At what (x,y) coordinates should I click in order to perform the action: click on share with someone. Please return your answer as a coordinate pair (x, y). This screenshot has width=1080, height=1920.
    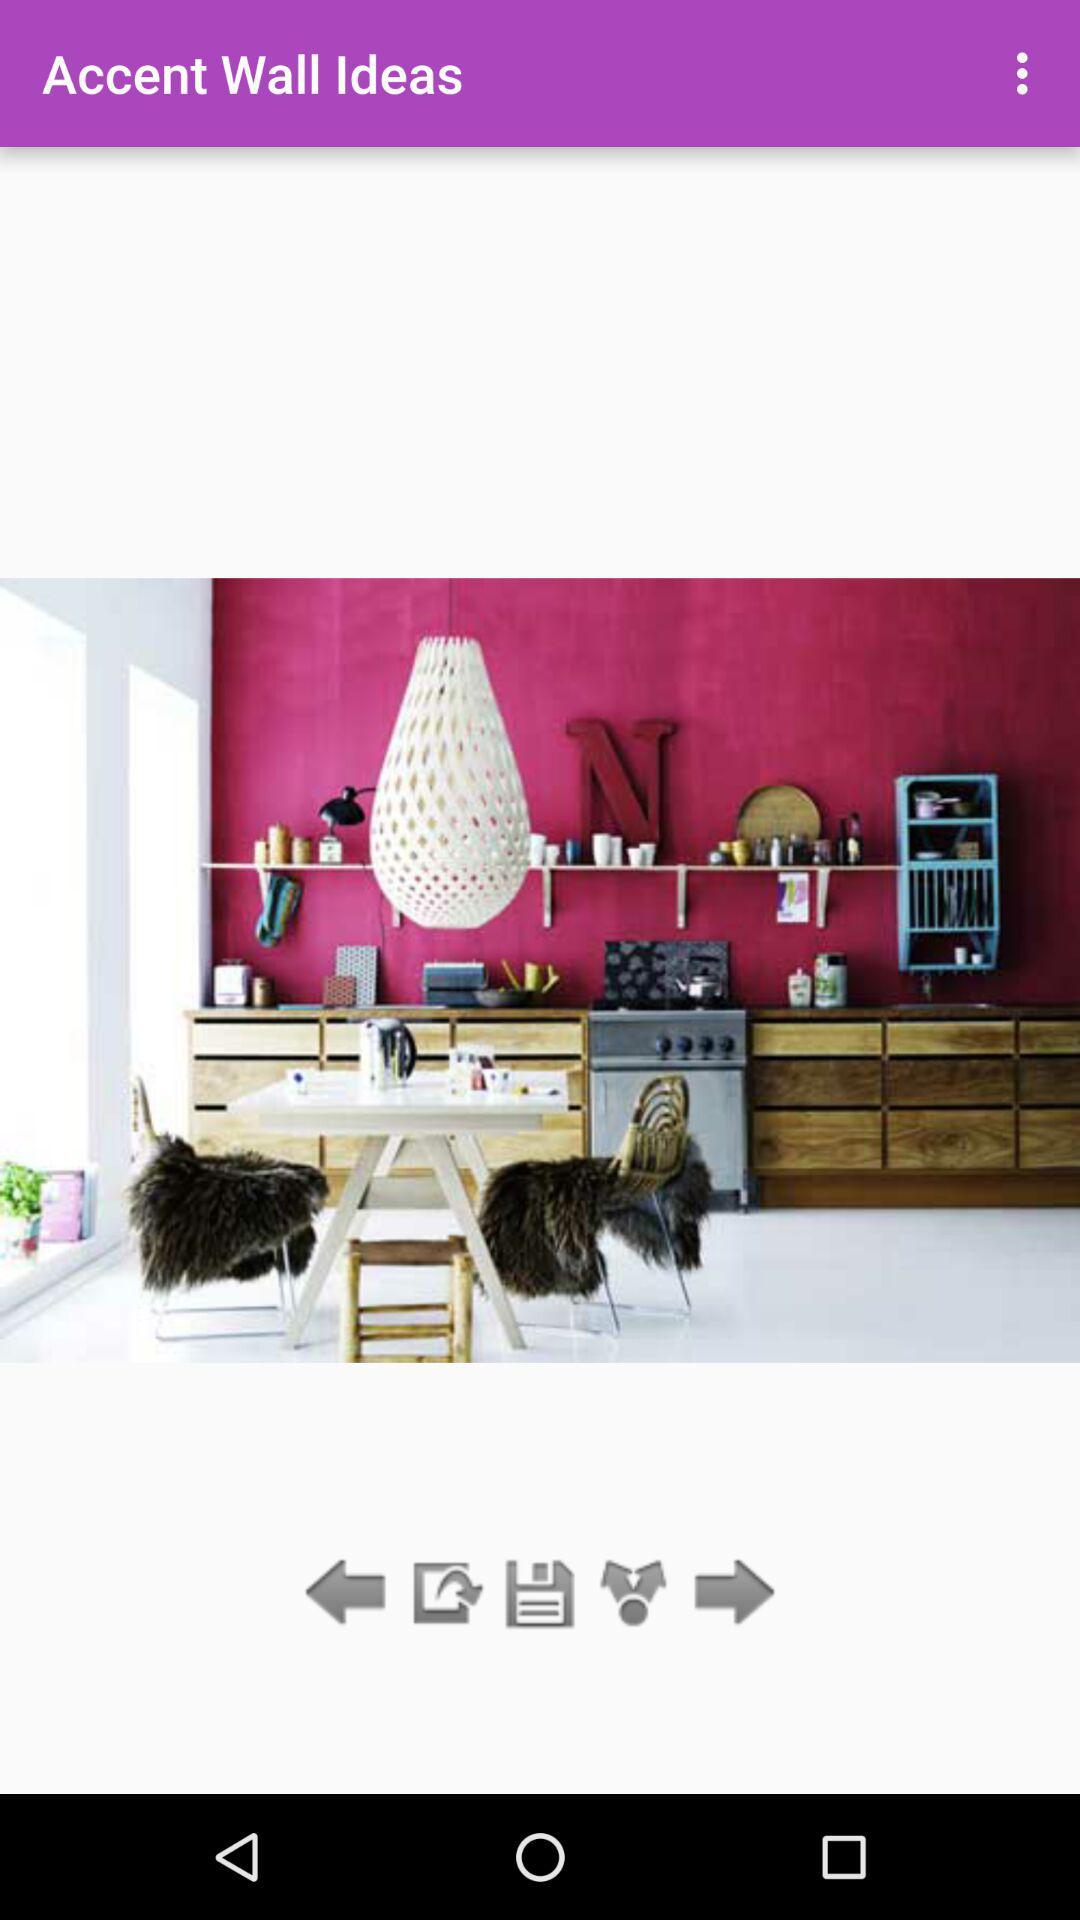
    Looking at the image, I should click on (634, 1593).